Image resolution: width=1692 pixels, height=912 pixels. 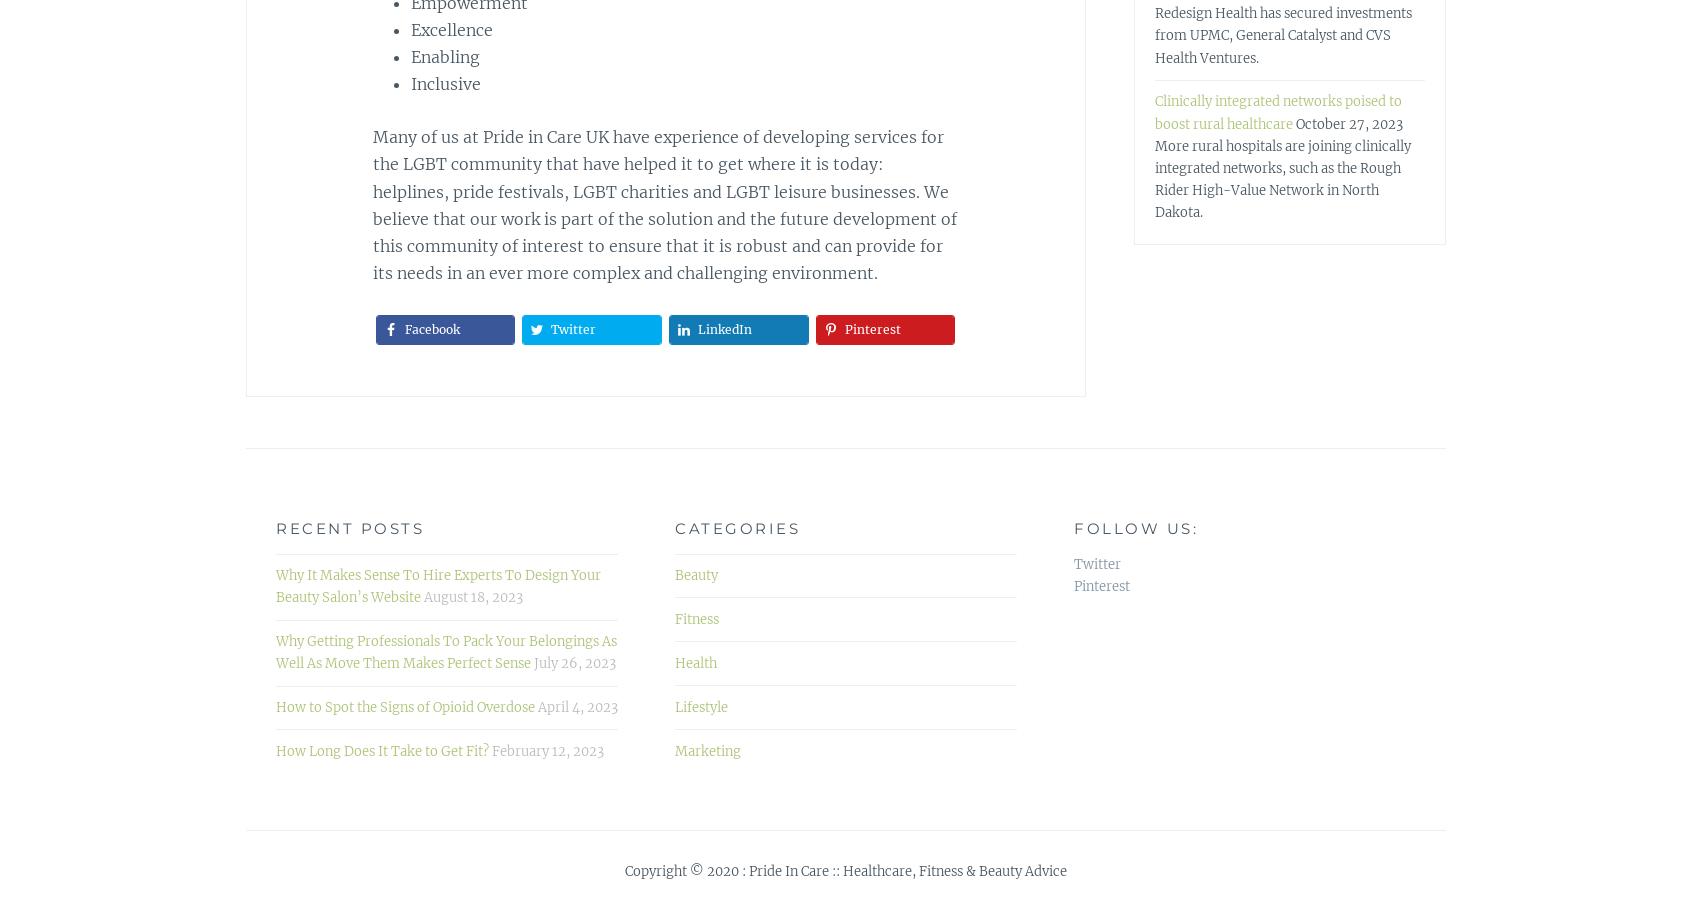 I want to click on 'Beauty', so click(x=696, y=574).